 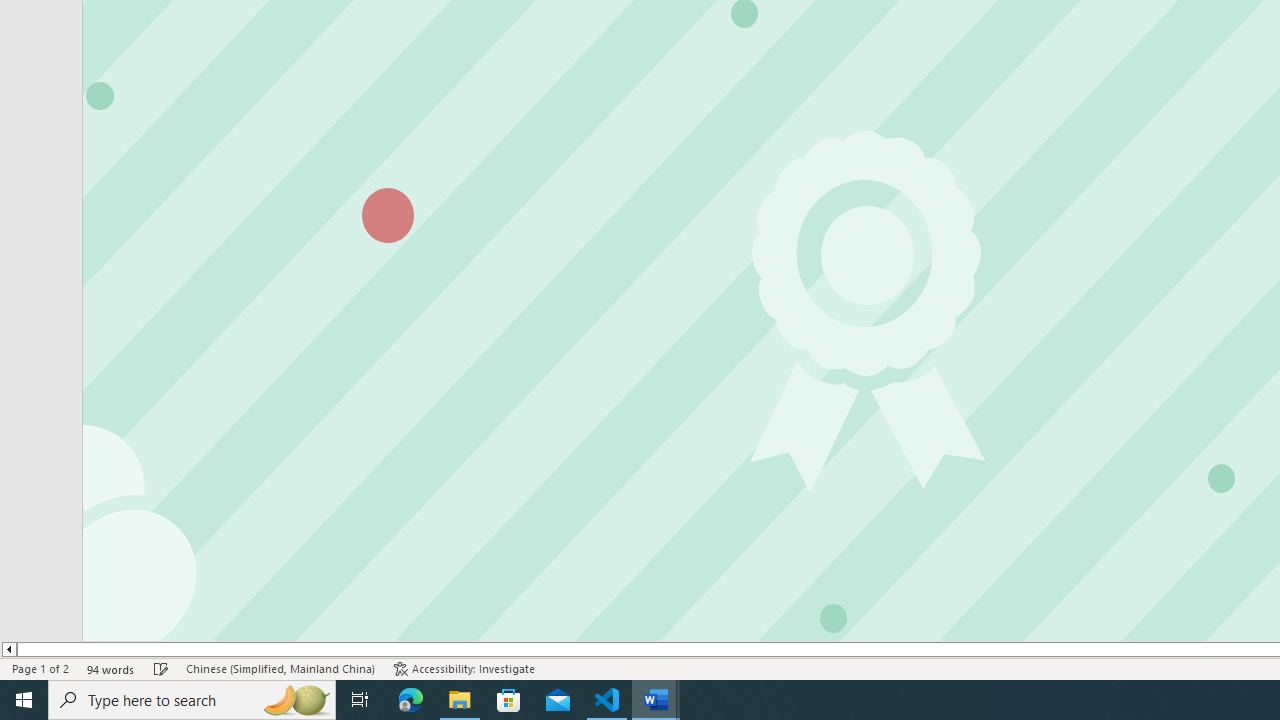 I want to click on 'Language Chinese (Simplified, Mainland China)', so click(x=279, y=669).